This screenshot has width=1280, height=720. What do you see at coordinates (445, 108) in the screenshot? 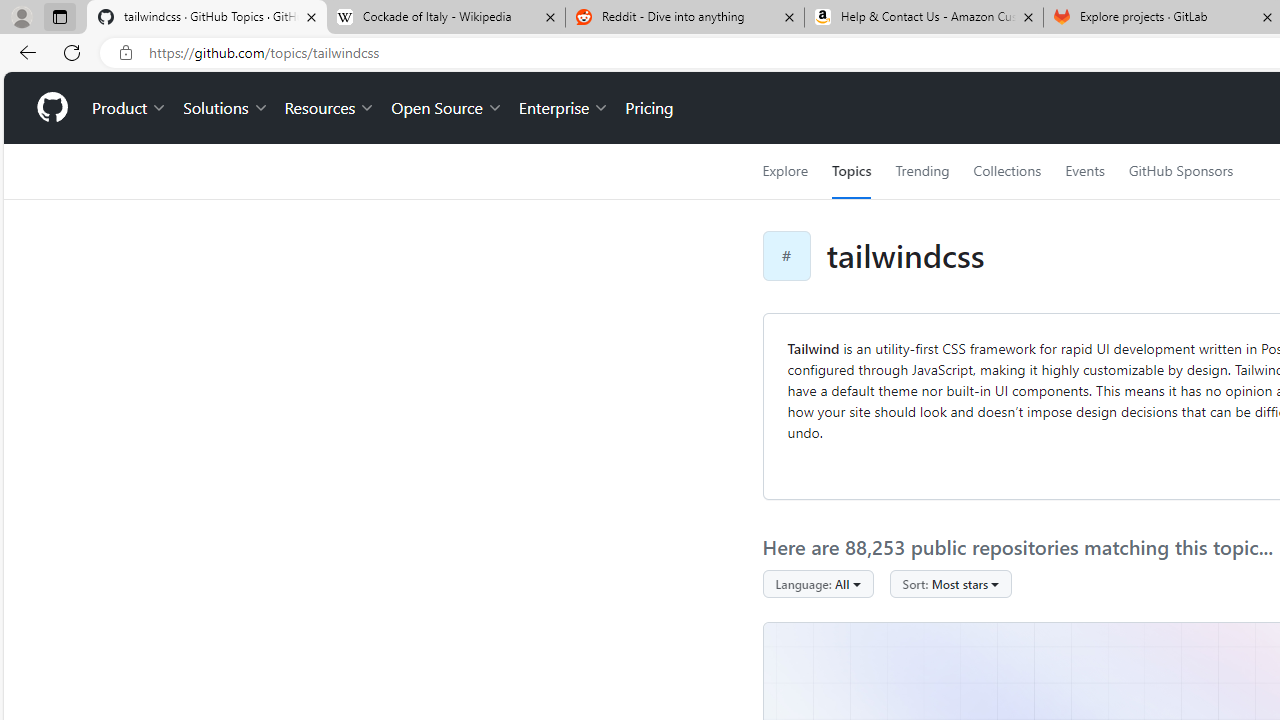
I see `'Open Source'` at bounding box center [445, 108].